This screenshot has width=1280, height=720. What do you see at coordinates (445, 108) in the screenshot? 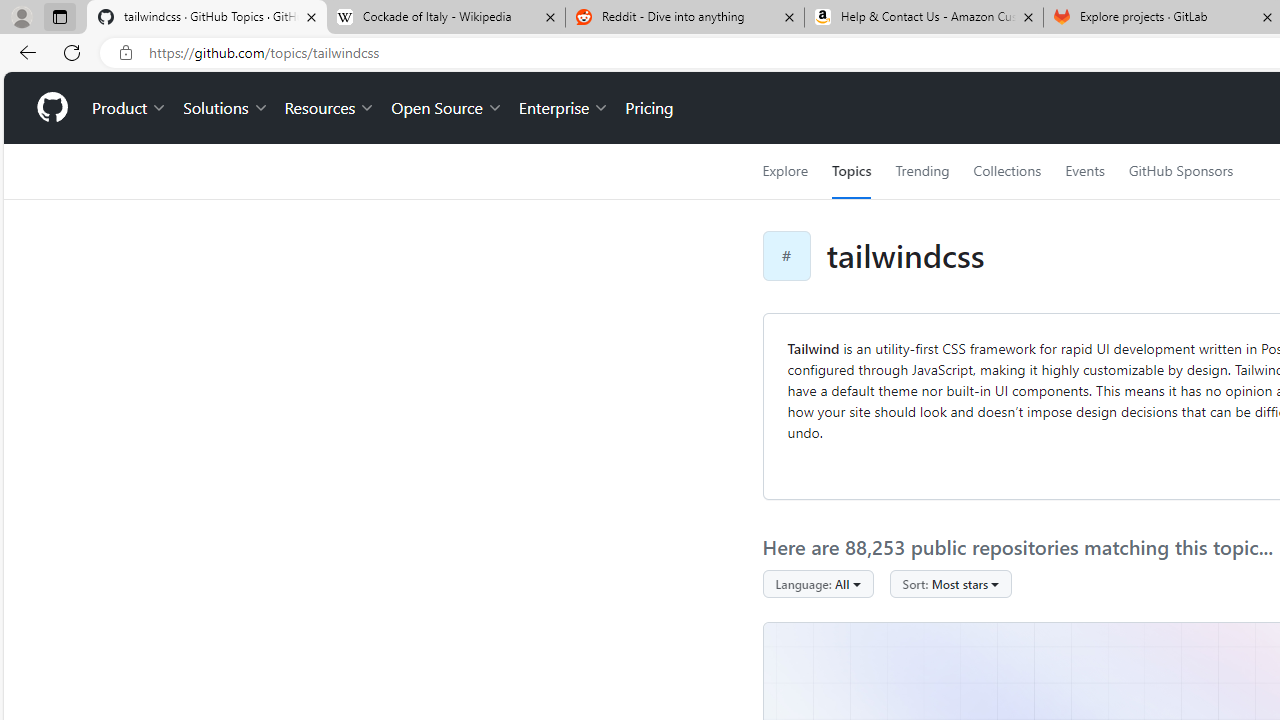
I see `'Open Source'` at bounding box center [445, 108].